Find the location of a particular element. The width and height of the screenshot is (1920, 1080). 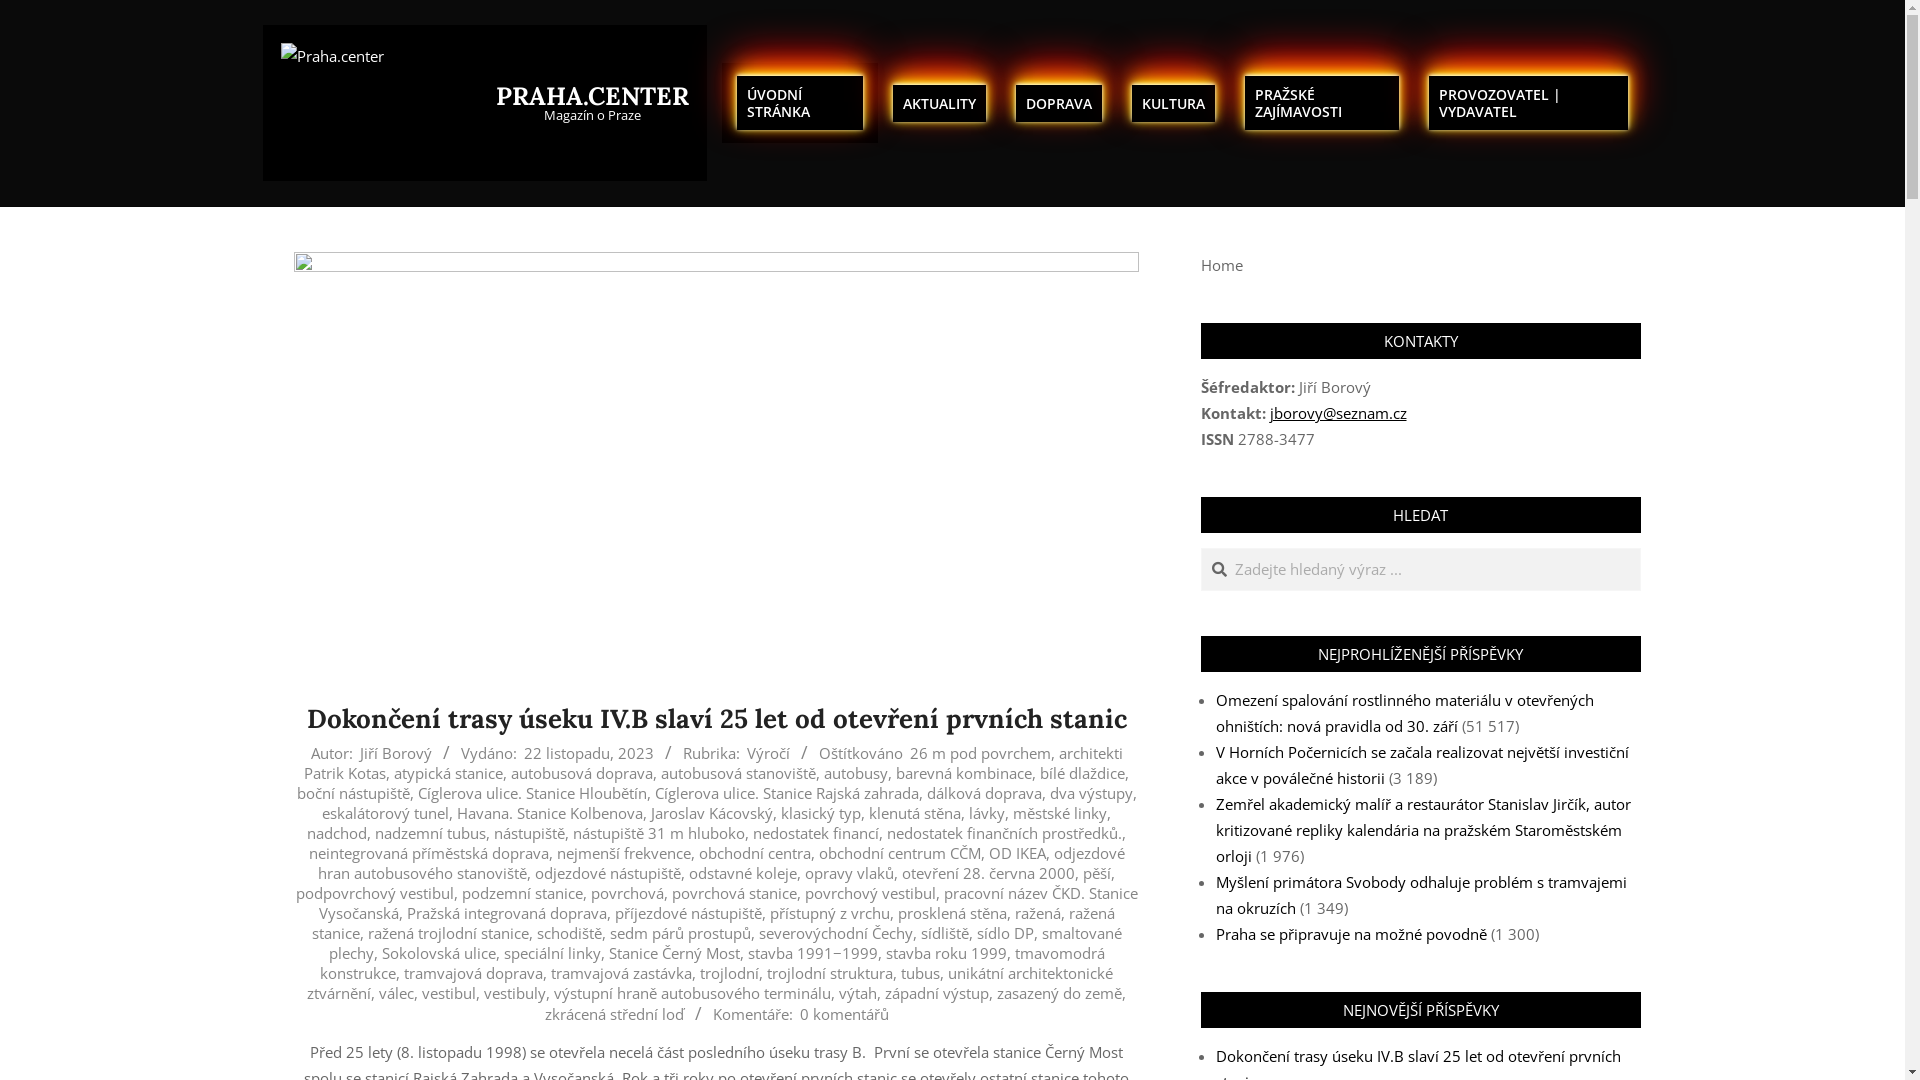

'vestibuly' is located at coordinates (514, 992).